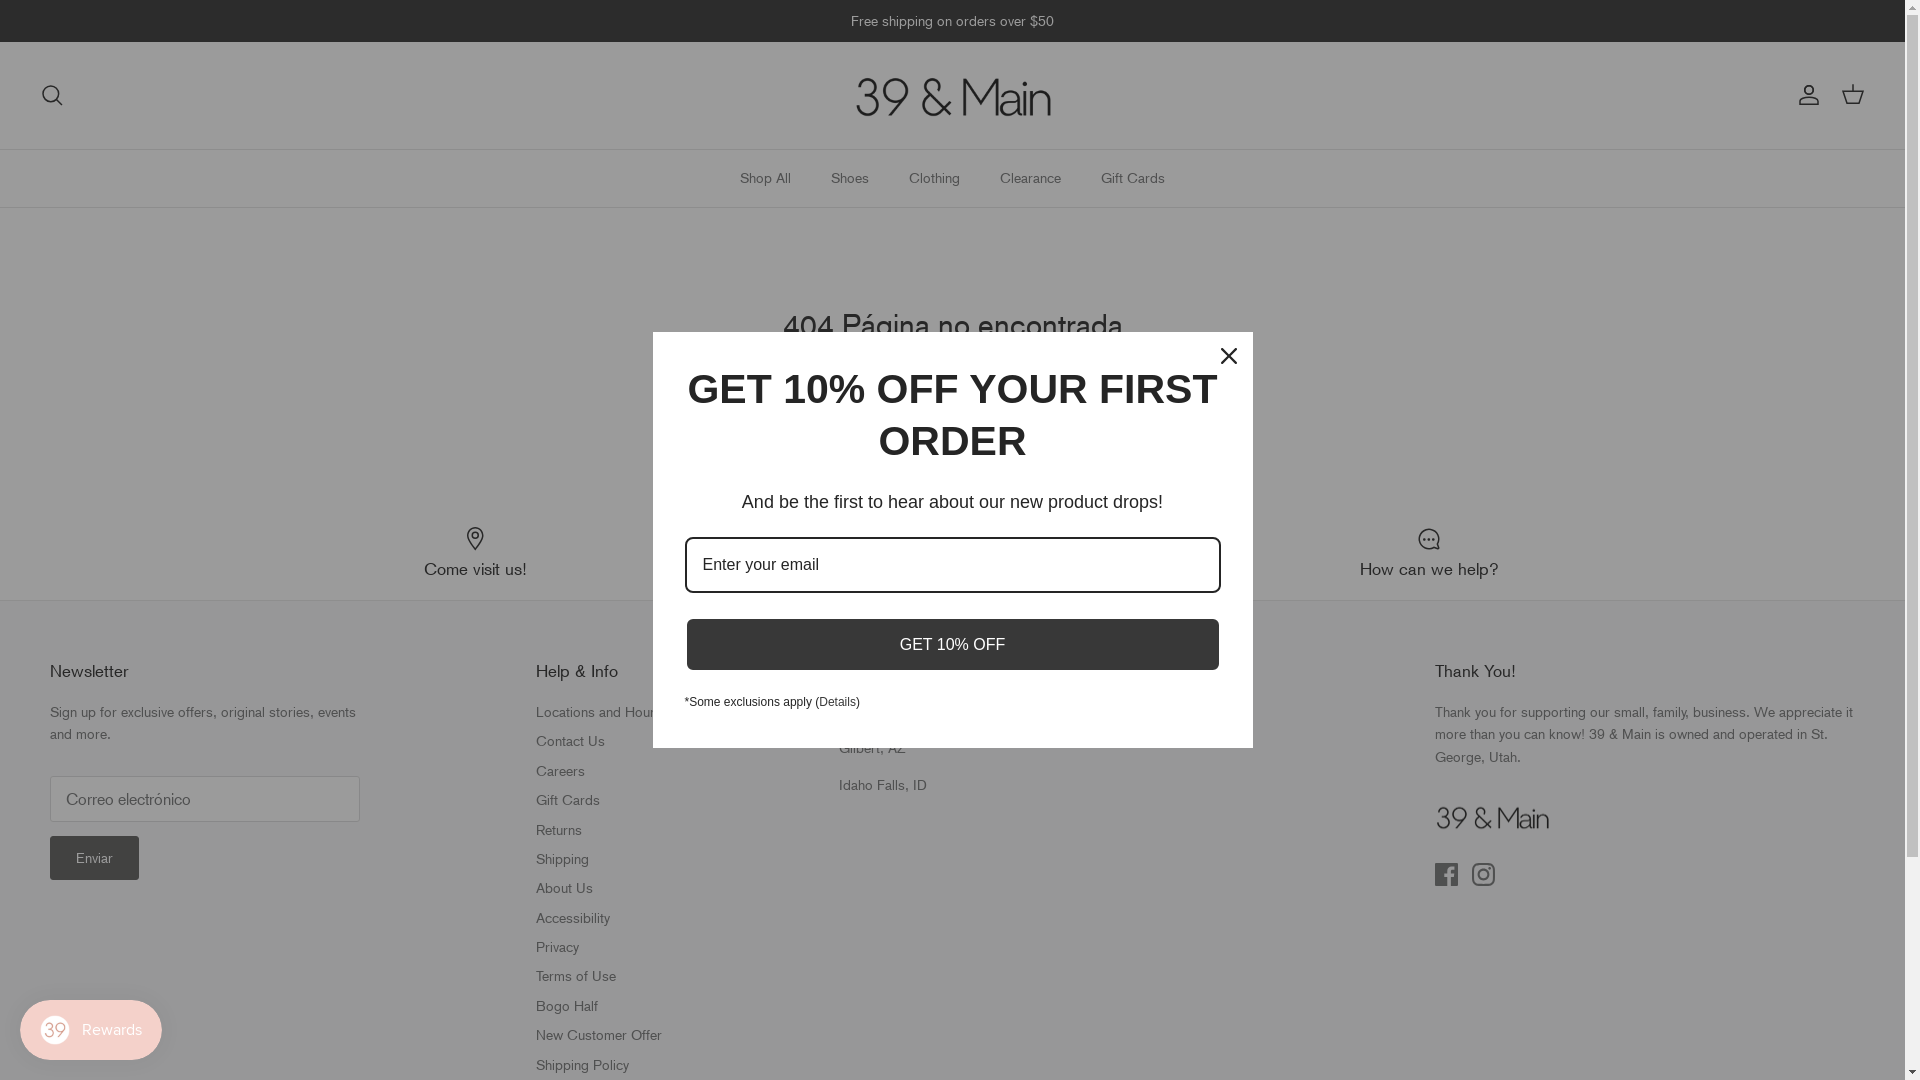 This screenshot has height=1080, width=1920. What do you see at coordinates (565, 1006) in the screenshot?
I see `'Bogo Half'` at bounding box center [565, 1006].